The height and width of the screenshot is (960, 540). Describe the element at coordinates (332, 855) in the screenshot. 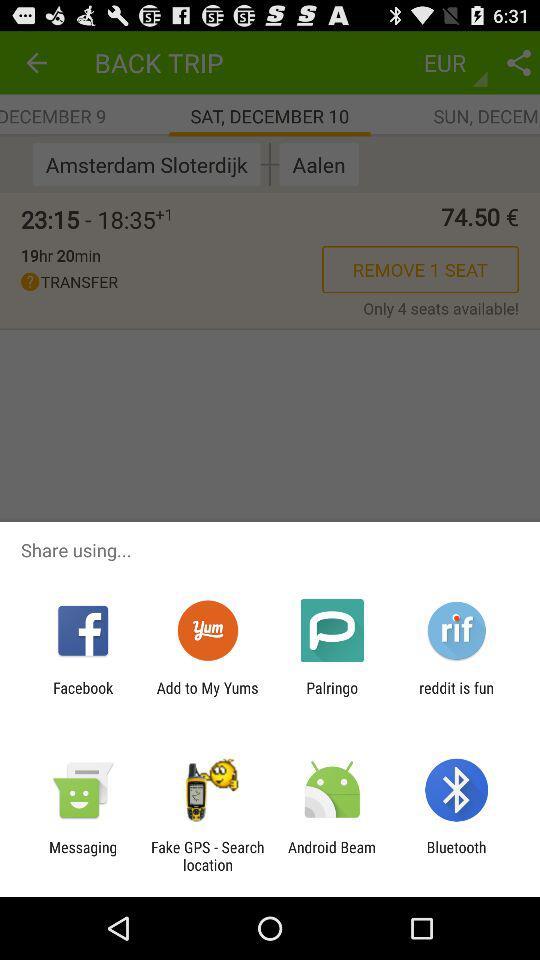

I see `the app to the left of the bluetooth app` at that location.